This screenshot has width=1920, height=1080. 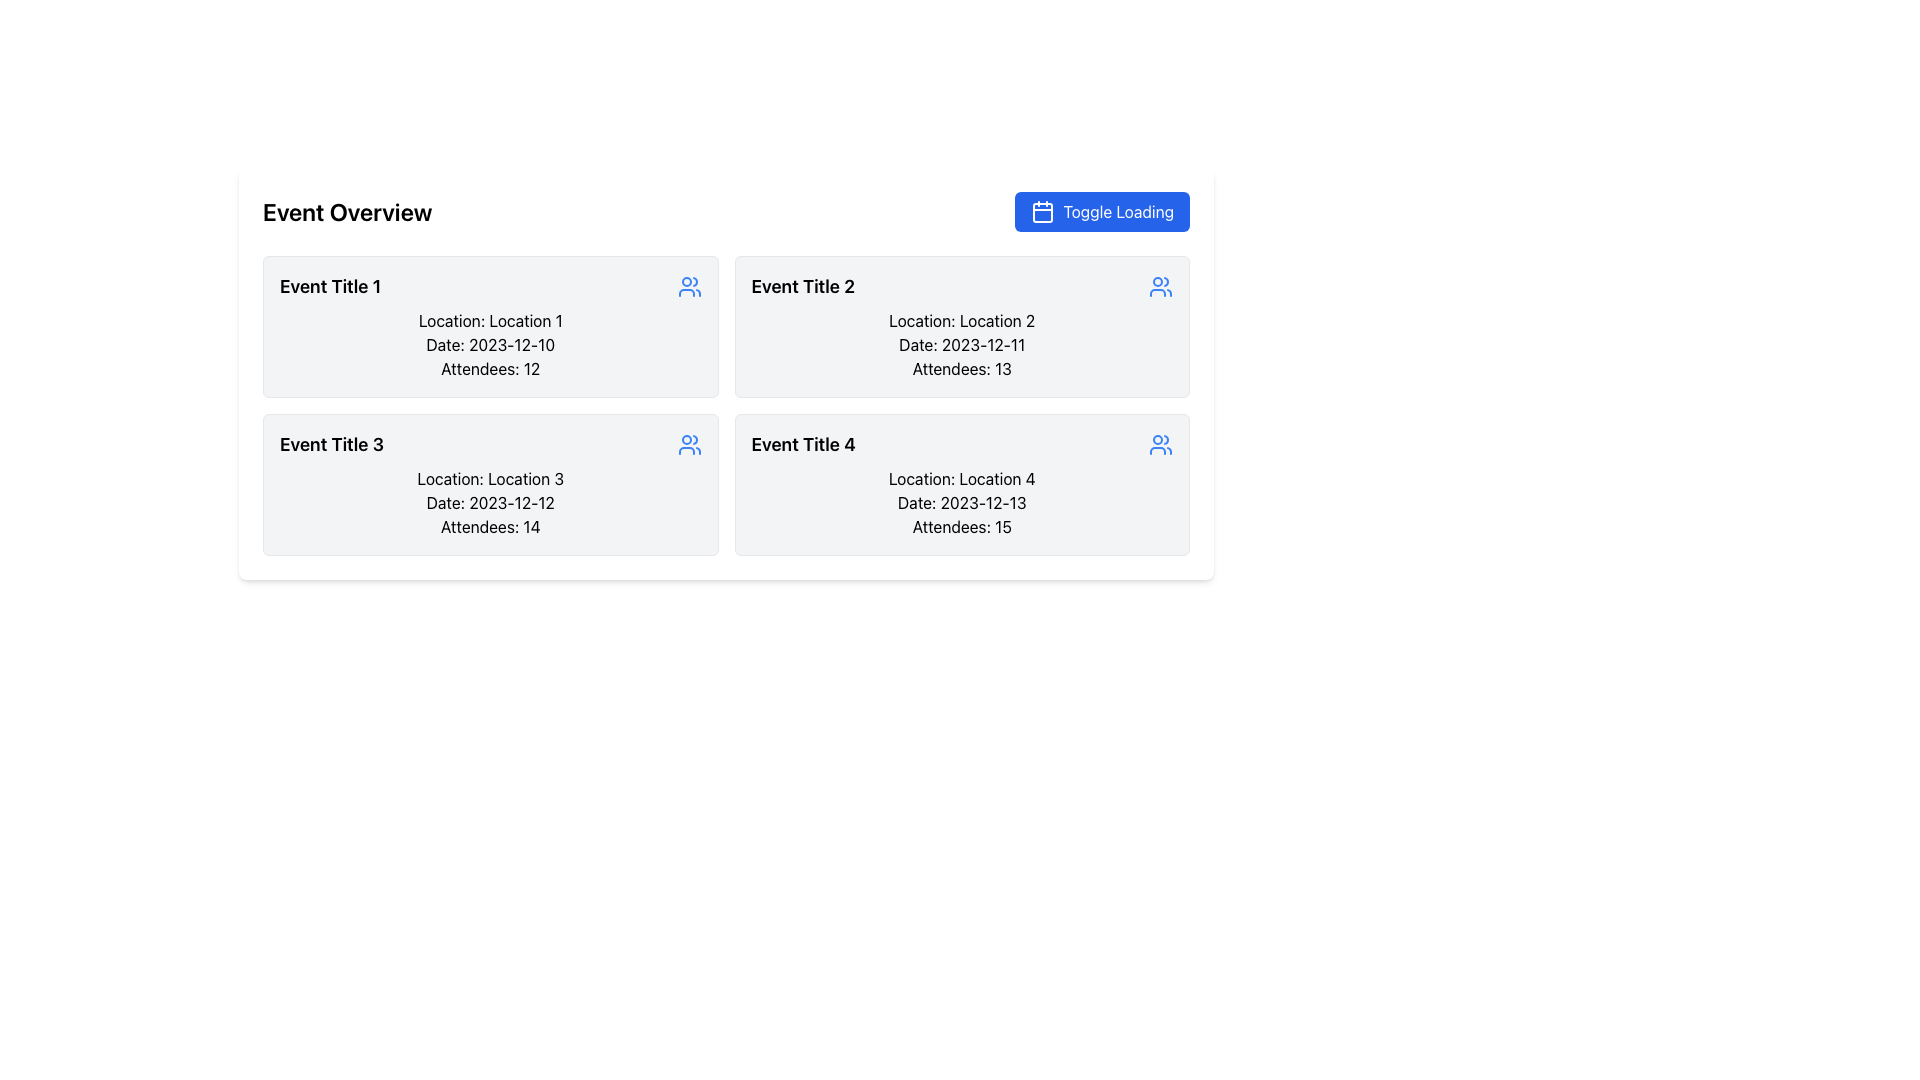 I want to click on the blue user group icon positioned to the right of 'Event Title 4', so click(x=1161, y=443).